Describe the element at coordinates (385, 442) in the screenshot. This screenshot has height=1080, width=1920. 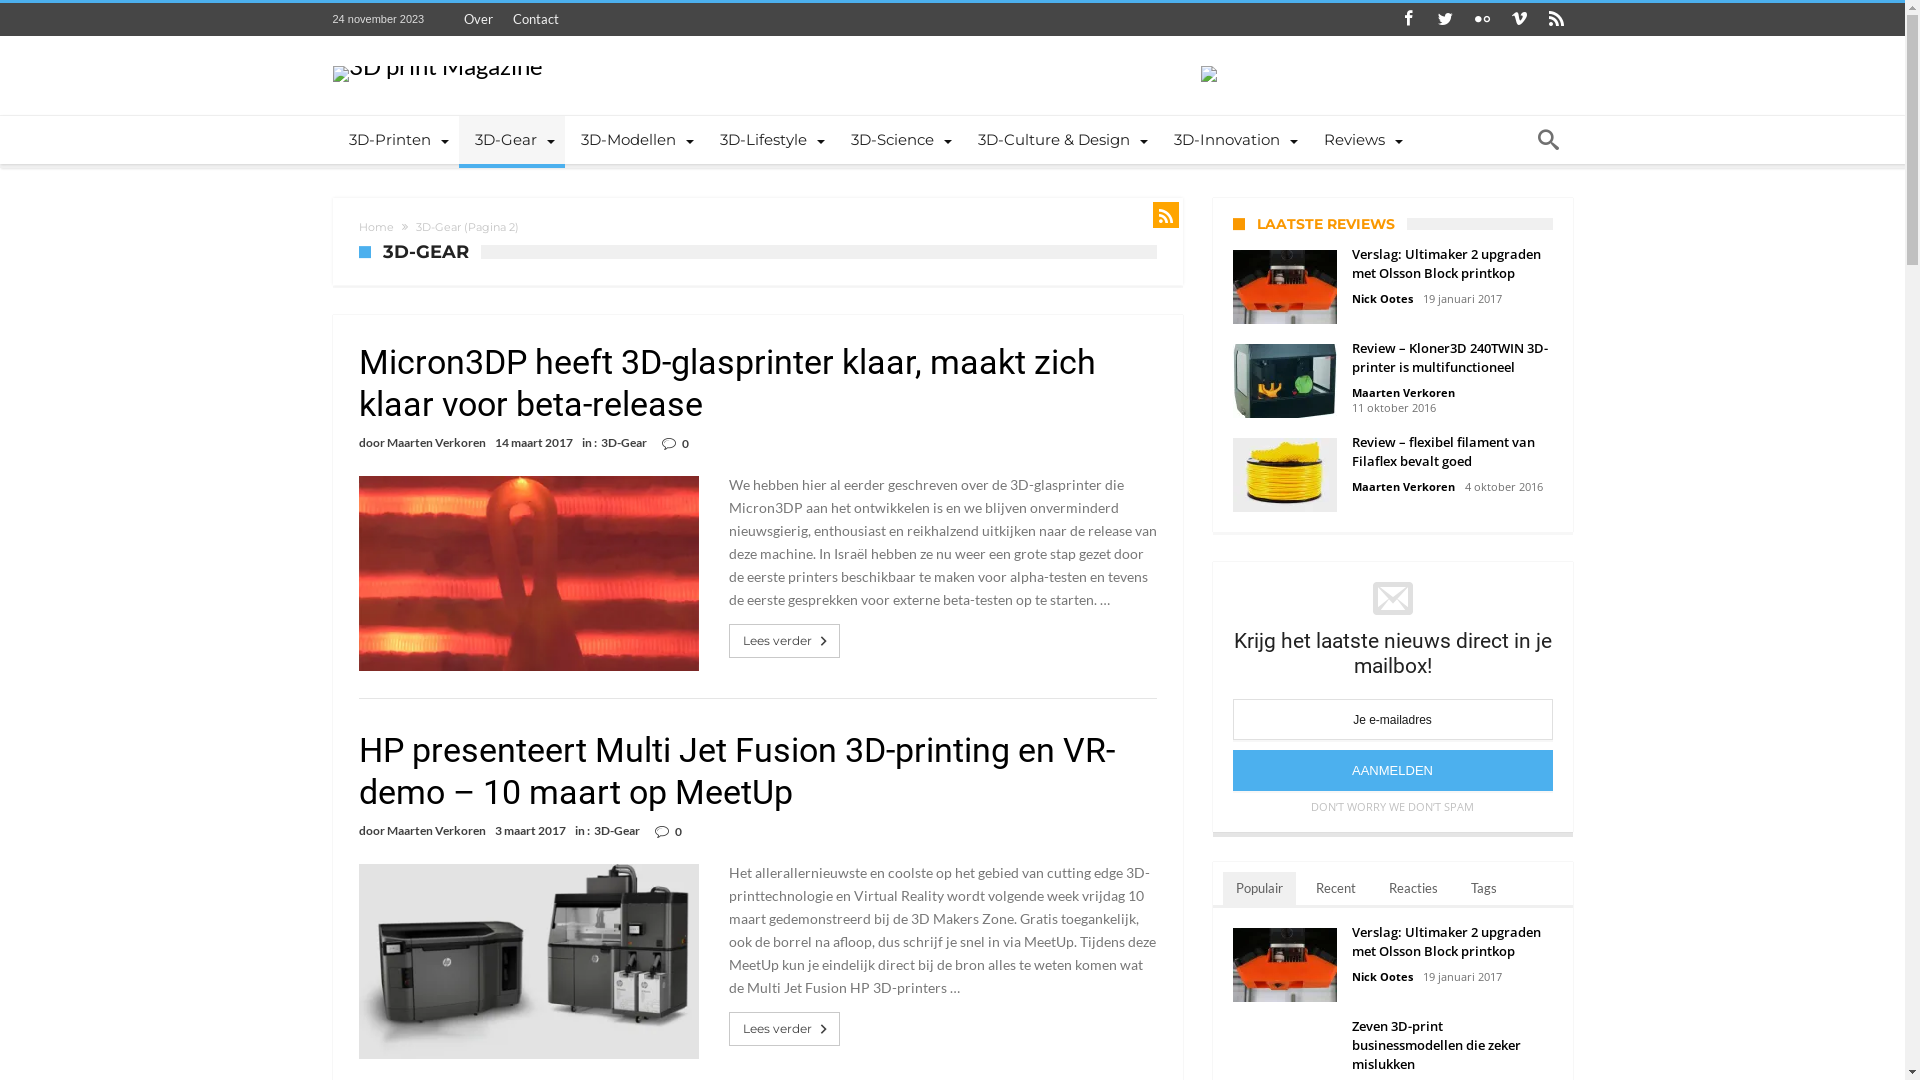
I see `'Maarten Verkoren'` at that location.